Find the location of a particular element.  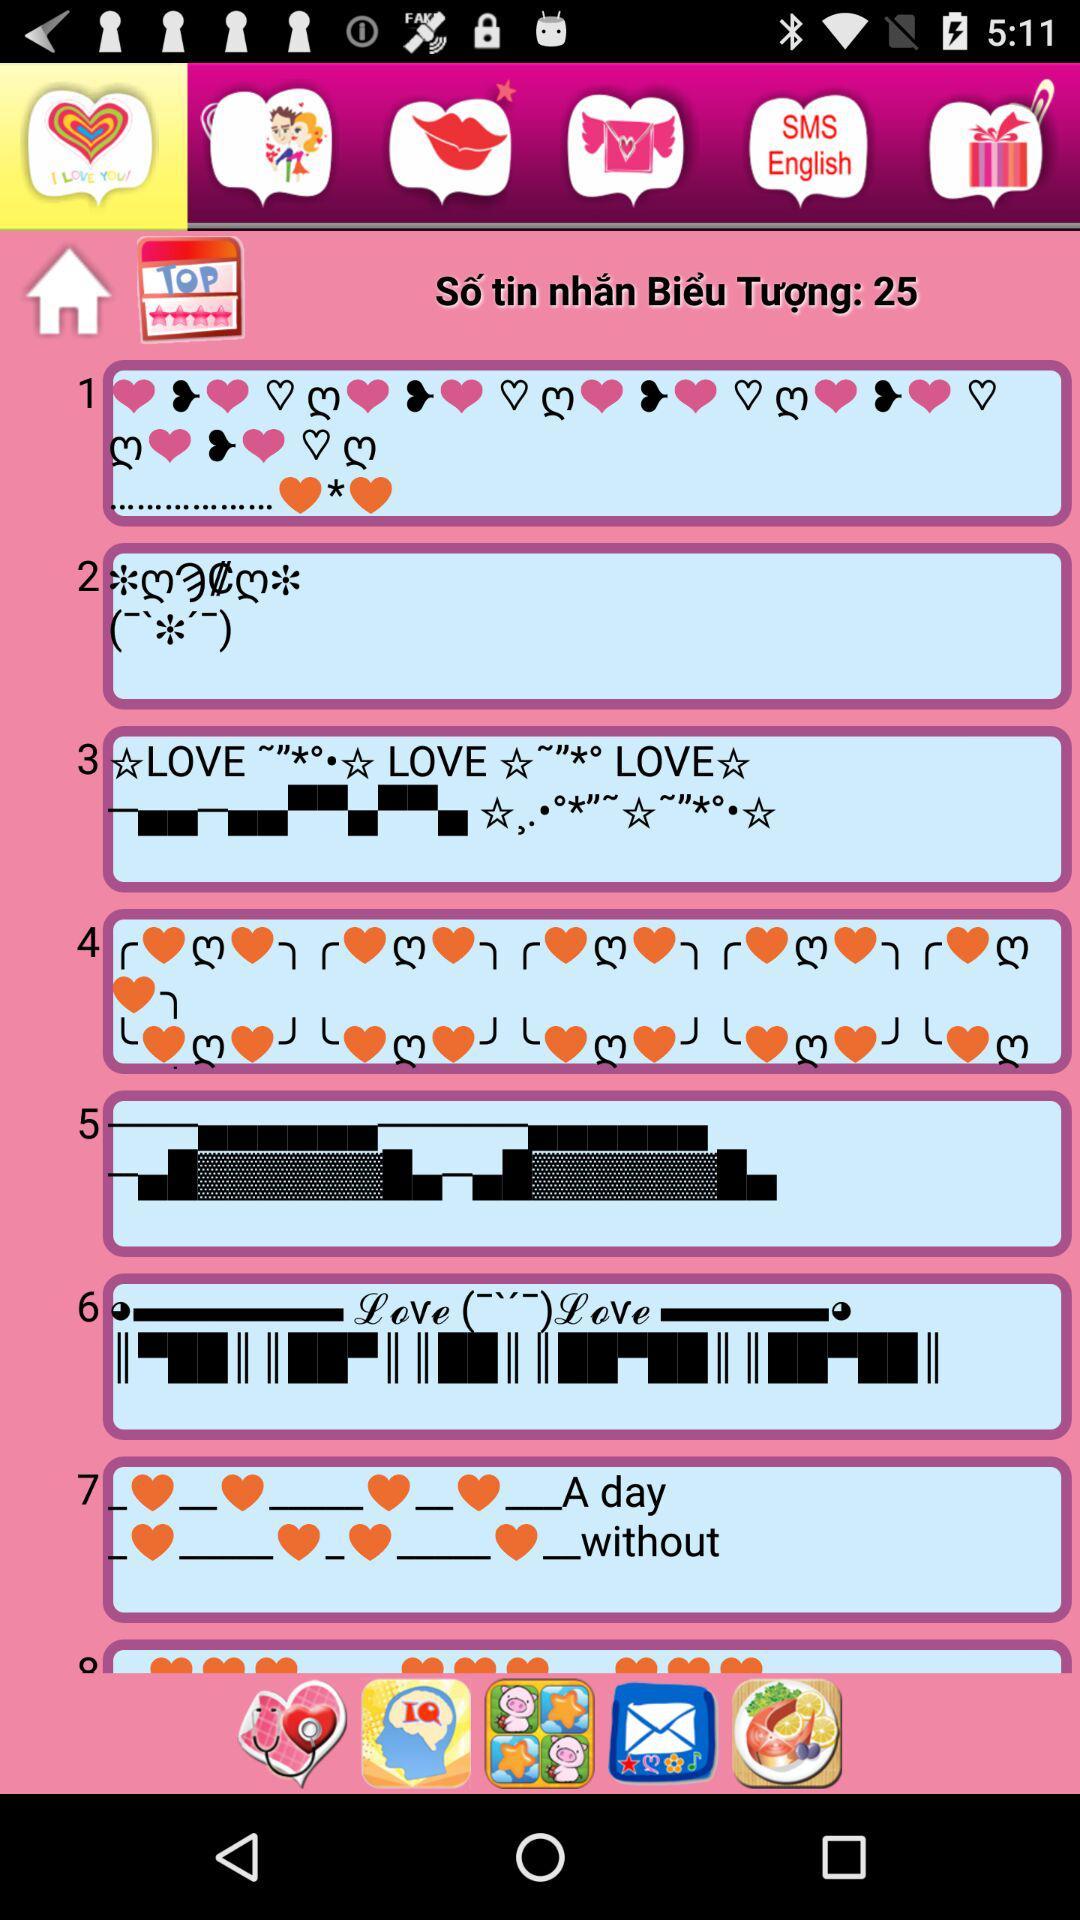

go home is located at coordinates (67, 290).